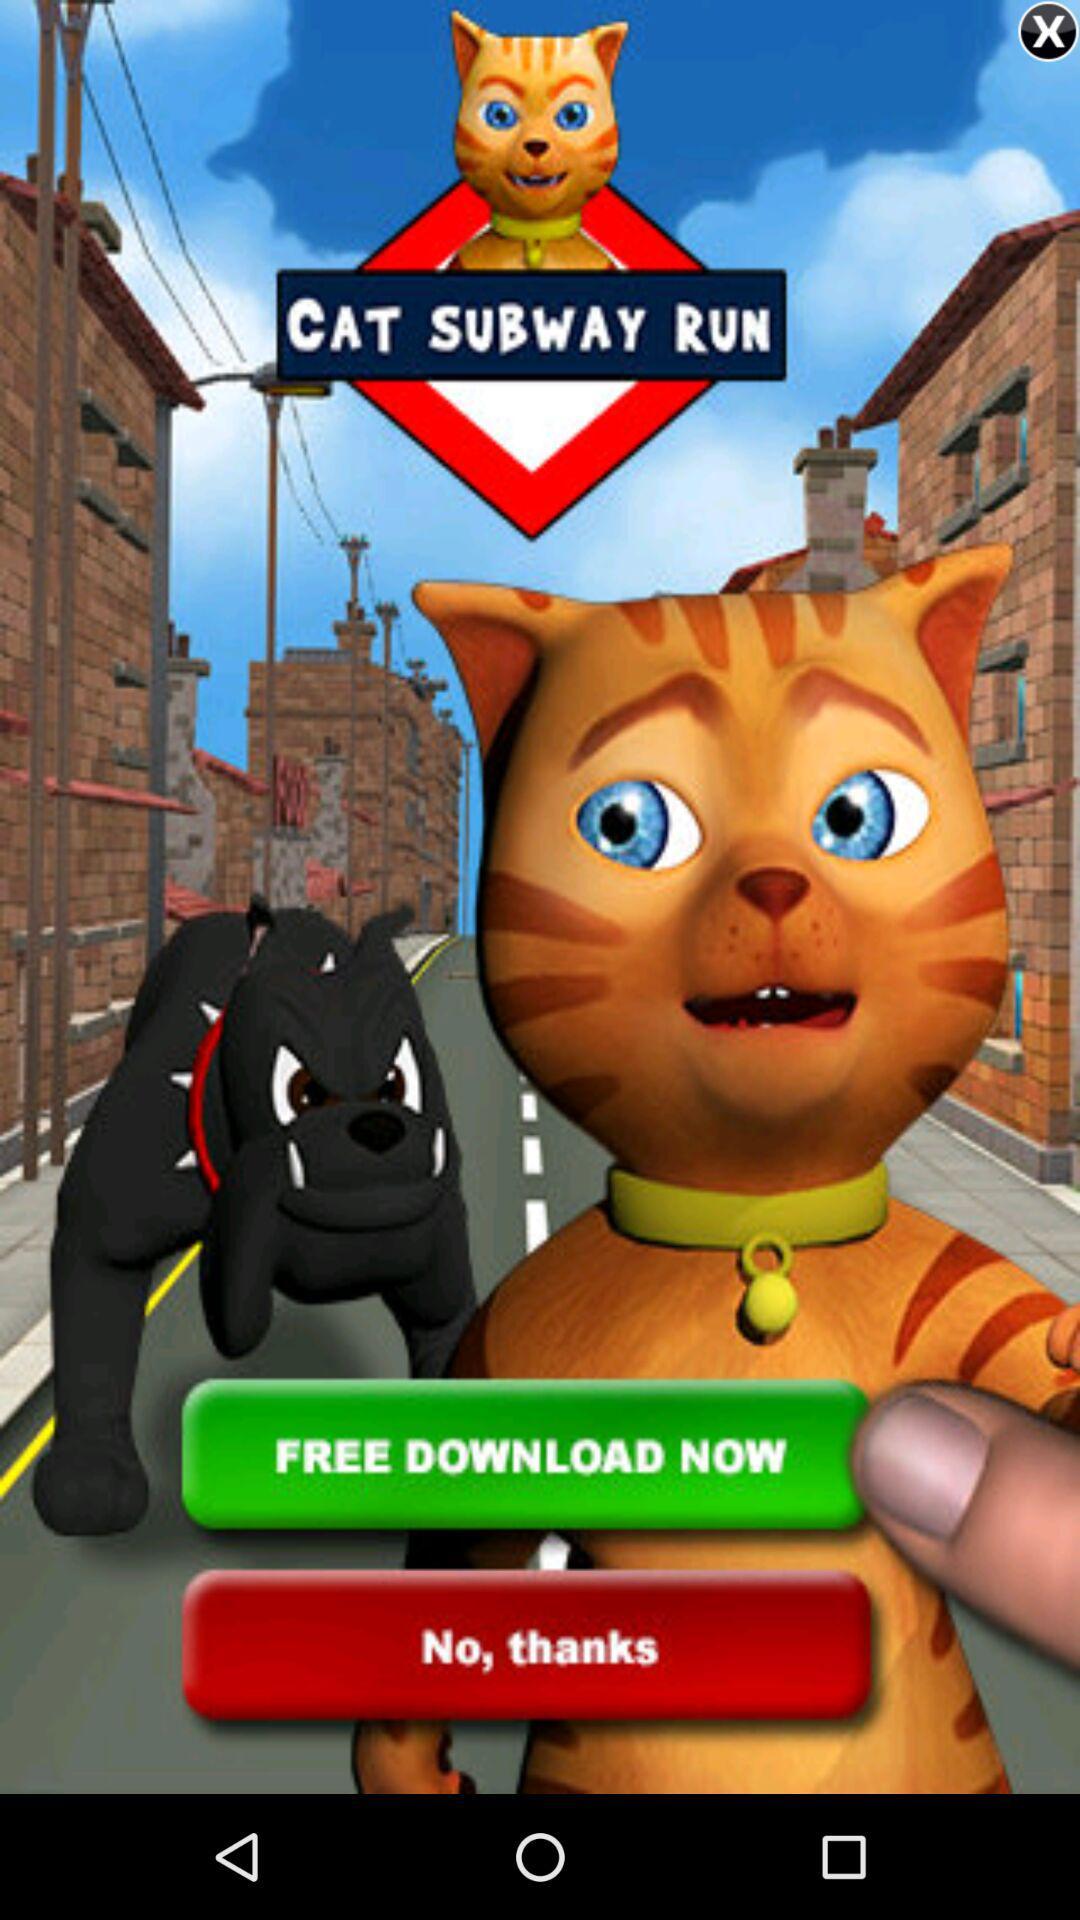 Image resolution: width=1080 pixels, height=1920 pixels. What do you see at coordinates (1047, 31) in the screenshot?
I see `button` at bounding box center [1047, 31].